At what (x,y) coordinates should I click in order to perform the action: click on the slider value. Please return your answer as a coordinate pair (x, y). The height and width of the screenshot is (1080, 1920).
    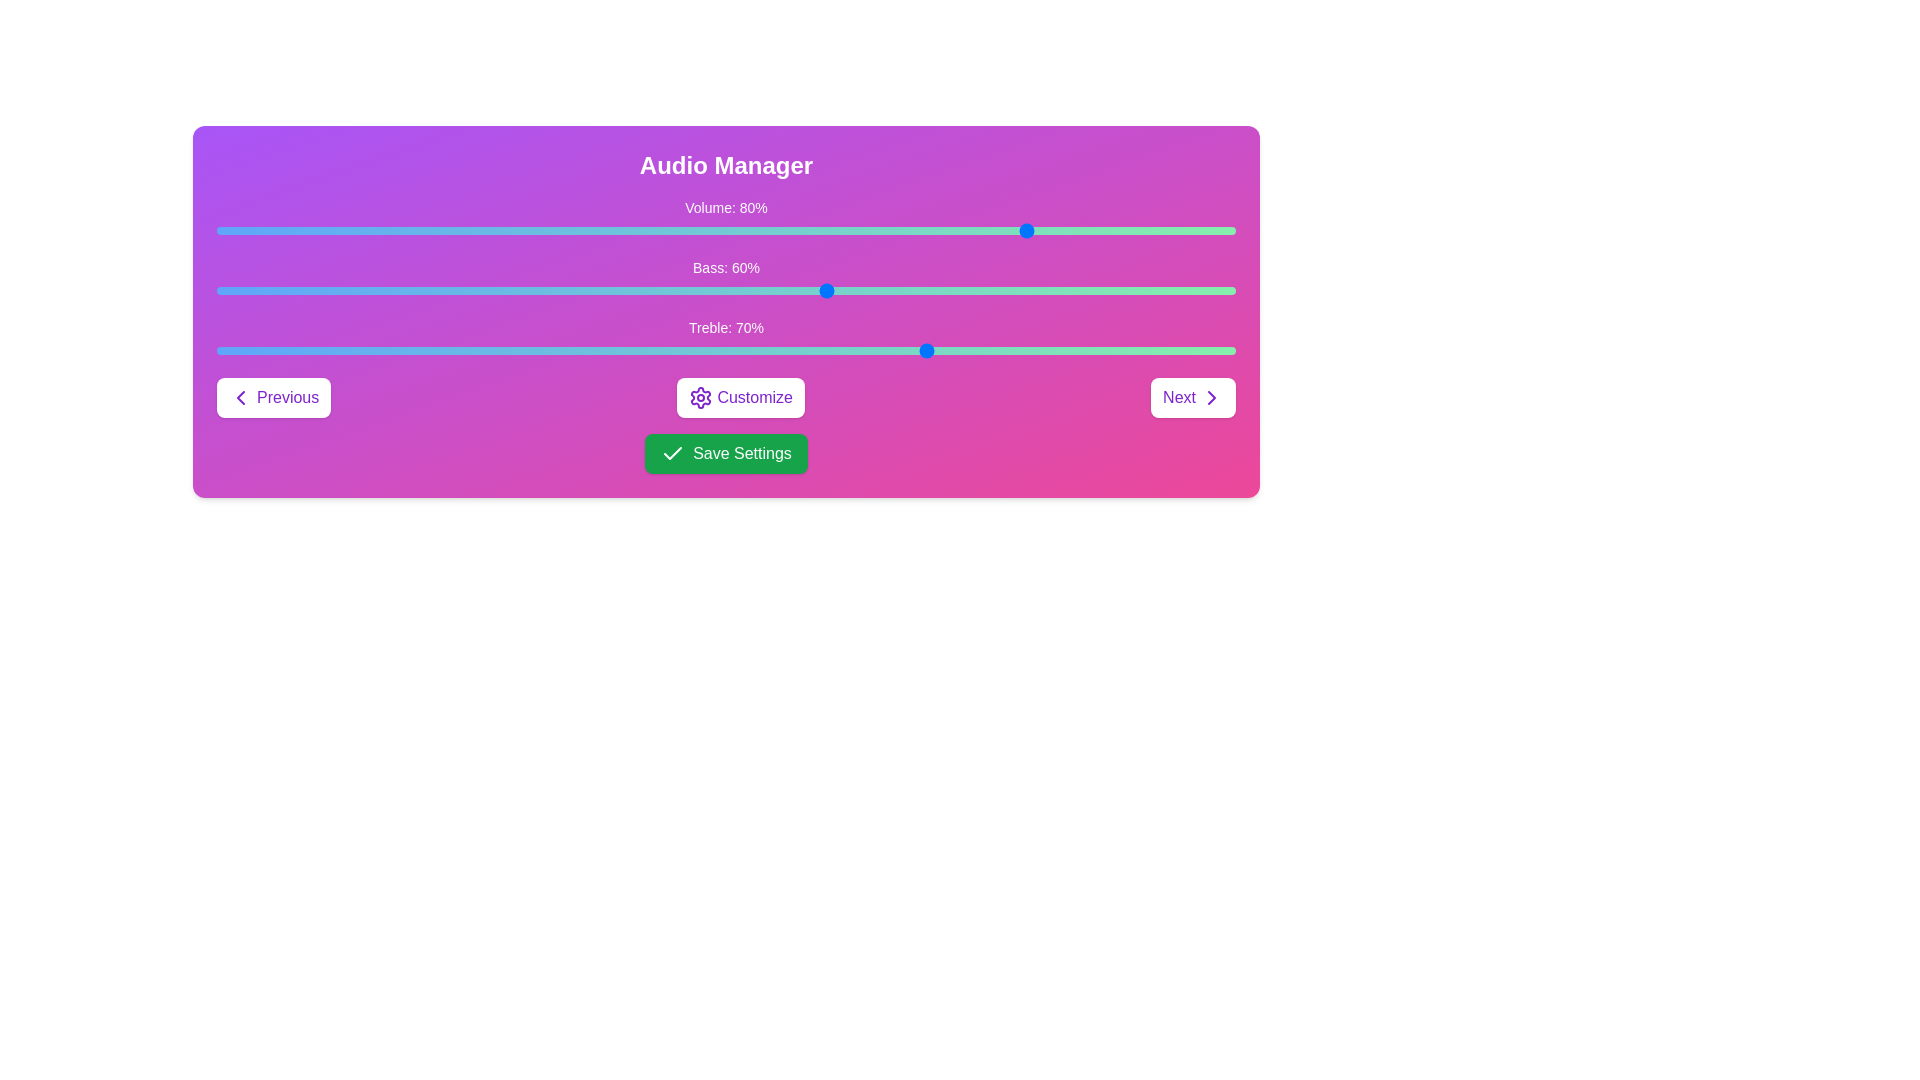
    Looking at the image, I should click on (287, 230).